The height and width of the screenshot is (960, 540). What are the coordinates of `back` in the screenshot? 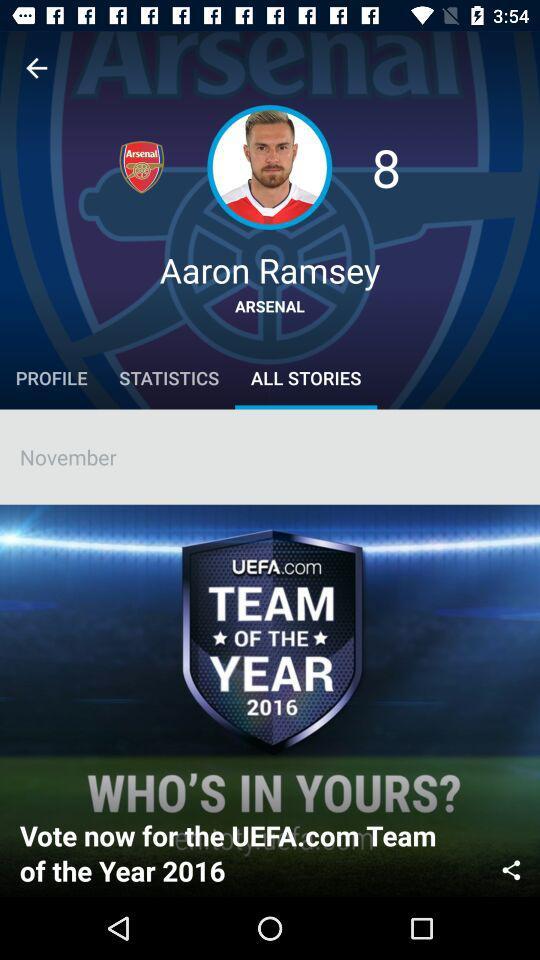 It's located at (36, 68).